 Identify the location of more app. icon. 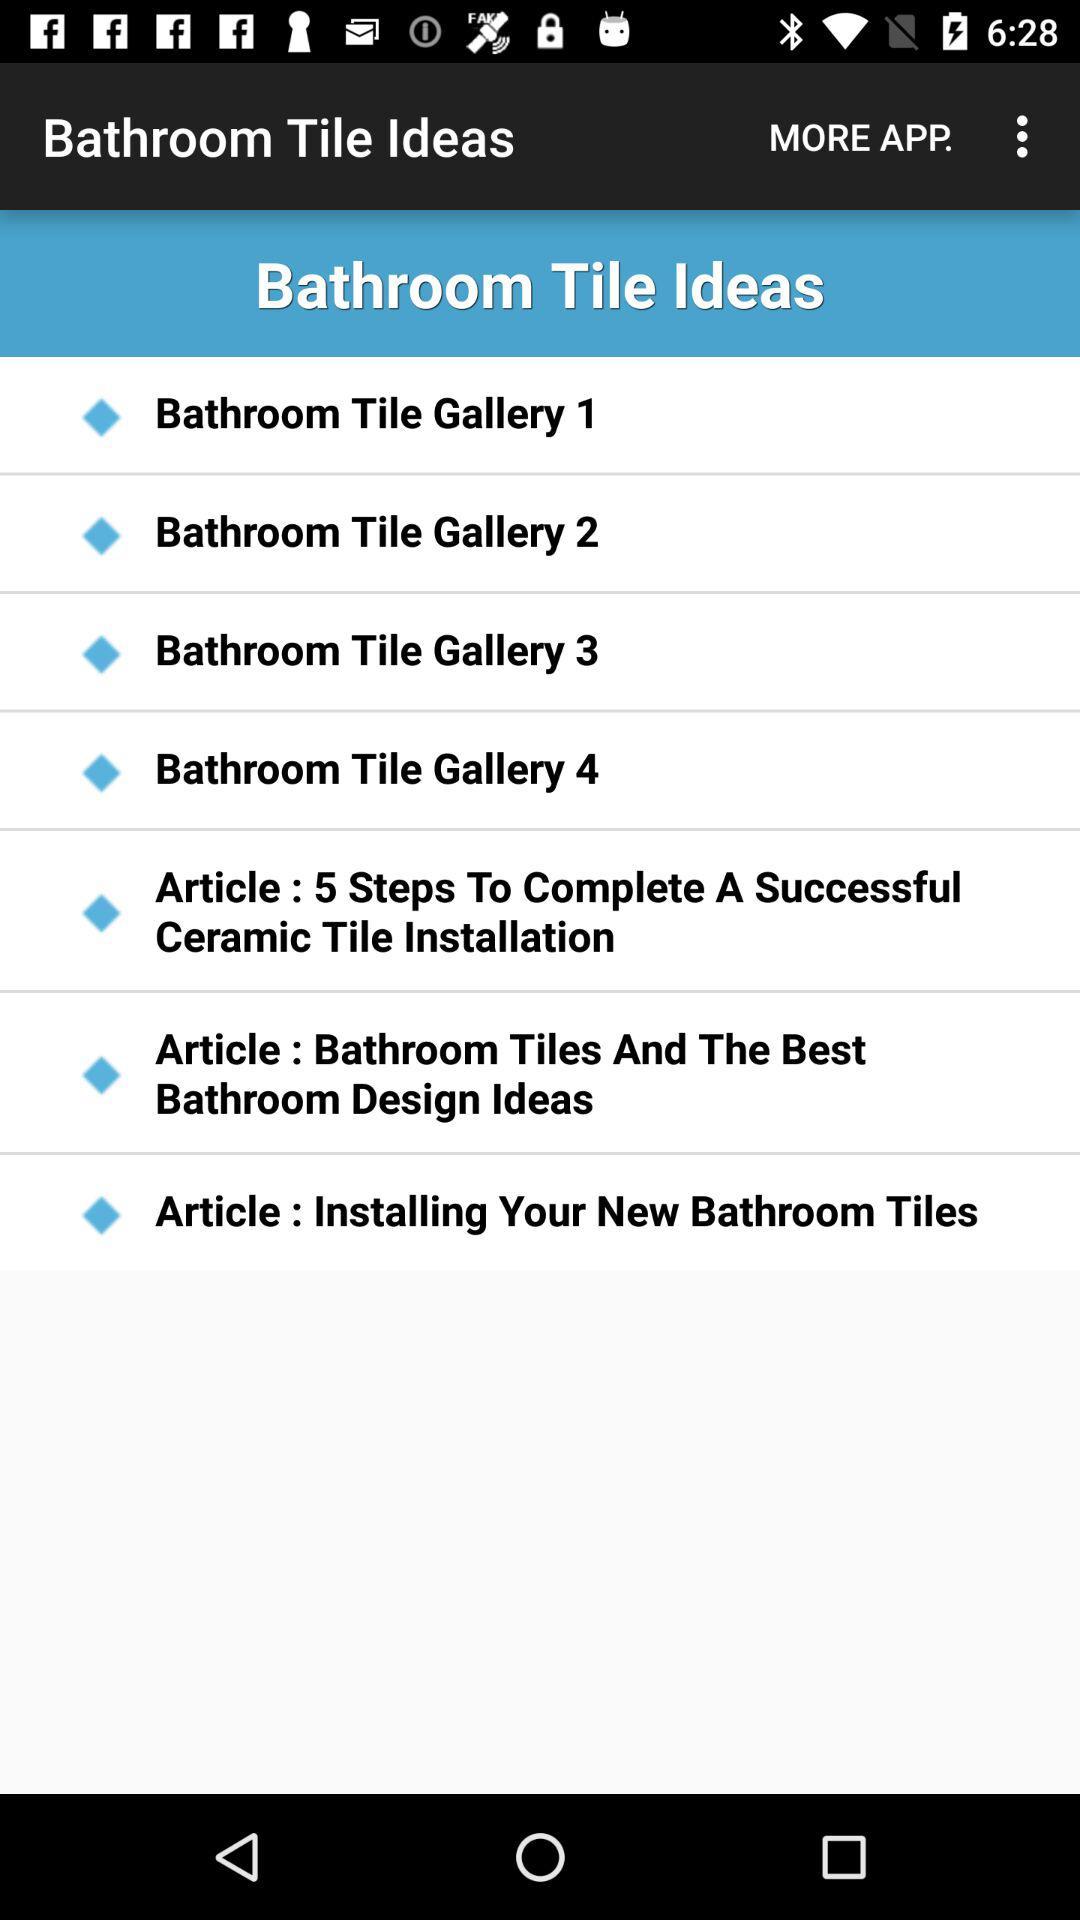
(860, 135).